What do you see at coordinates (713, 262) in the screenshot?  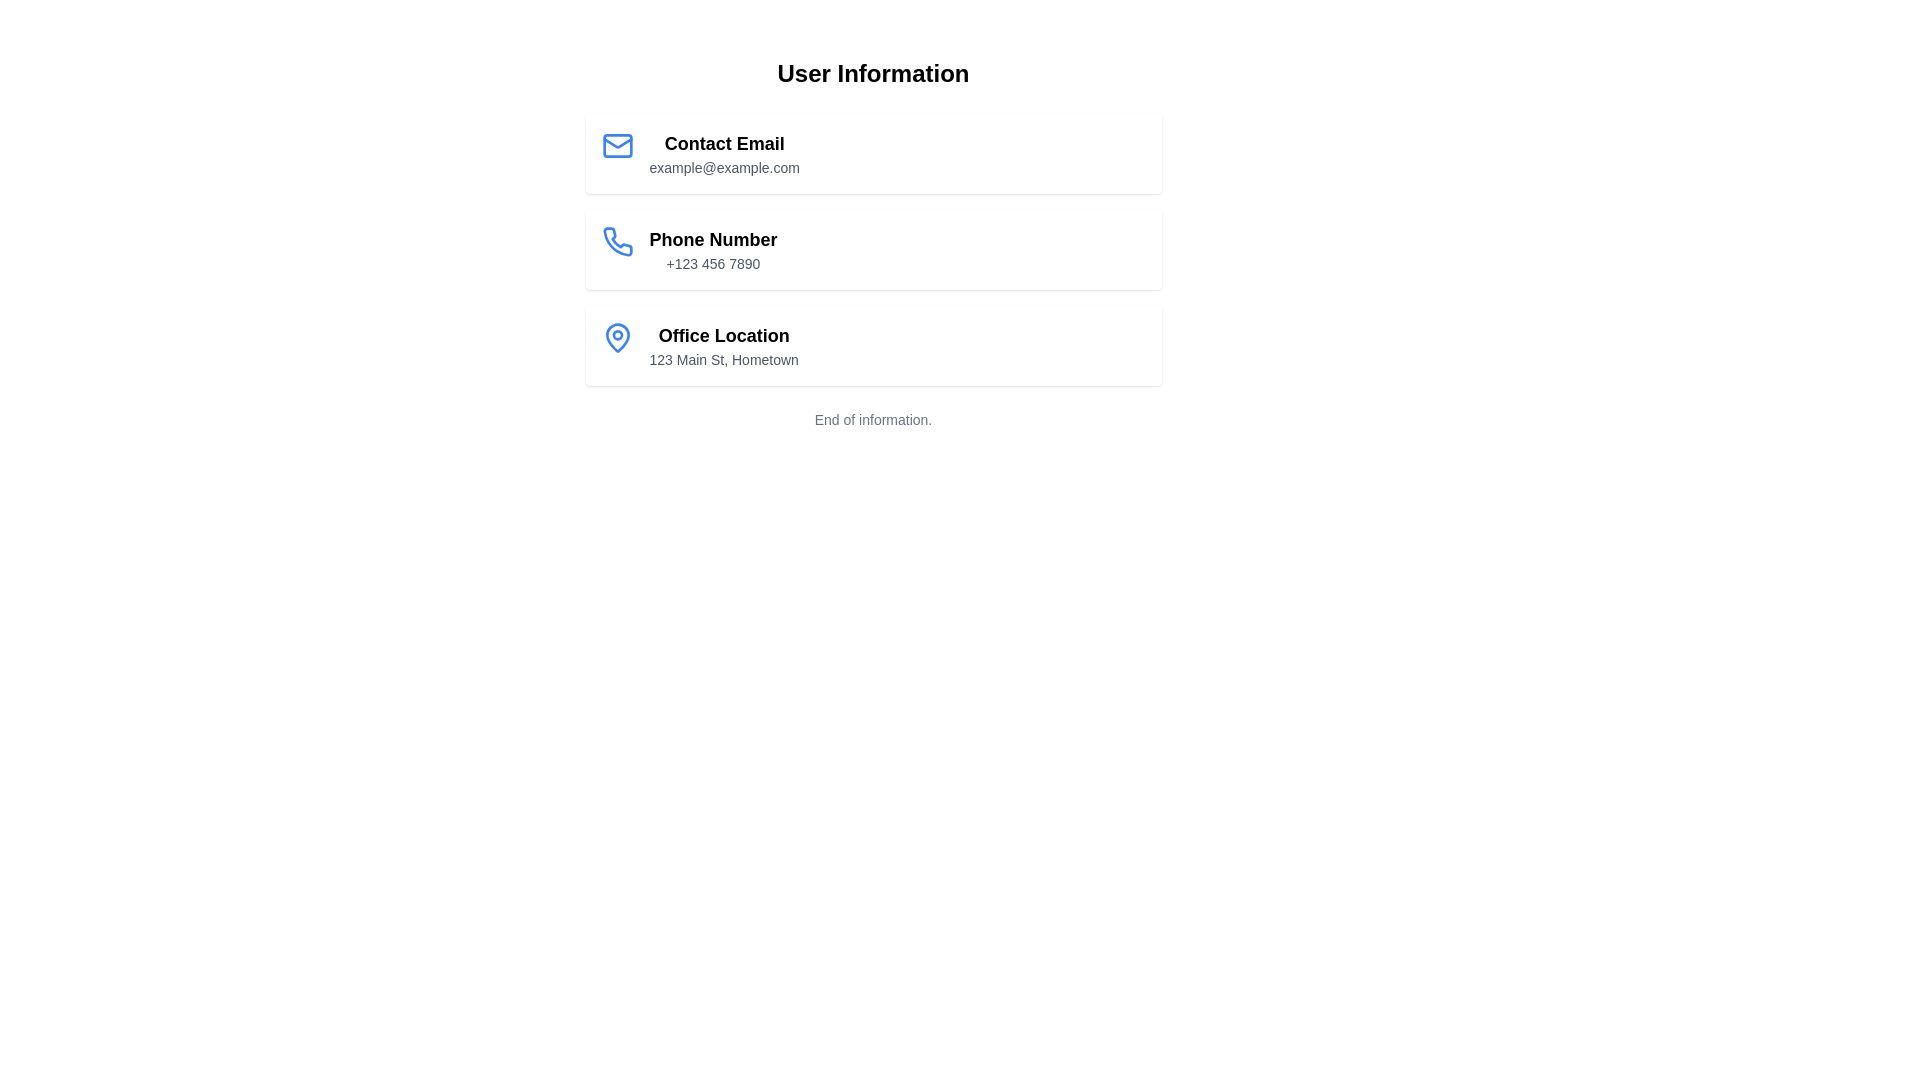 I see `the non-interactive Text Display showing the user's phone number, located beneath the 'Phone Number' label in the 'User Information' section` at bounding box center [713, 262].